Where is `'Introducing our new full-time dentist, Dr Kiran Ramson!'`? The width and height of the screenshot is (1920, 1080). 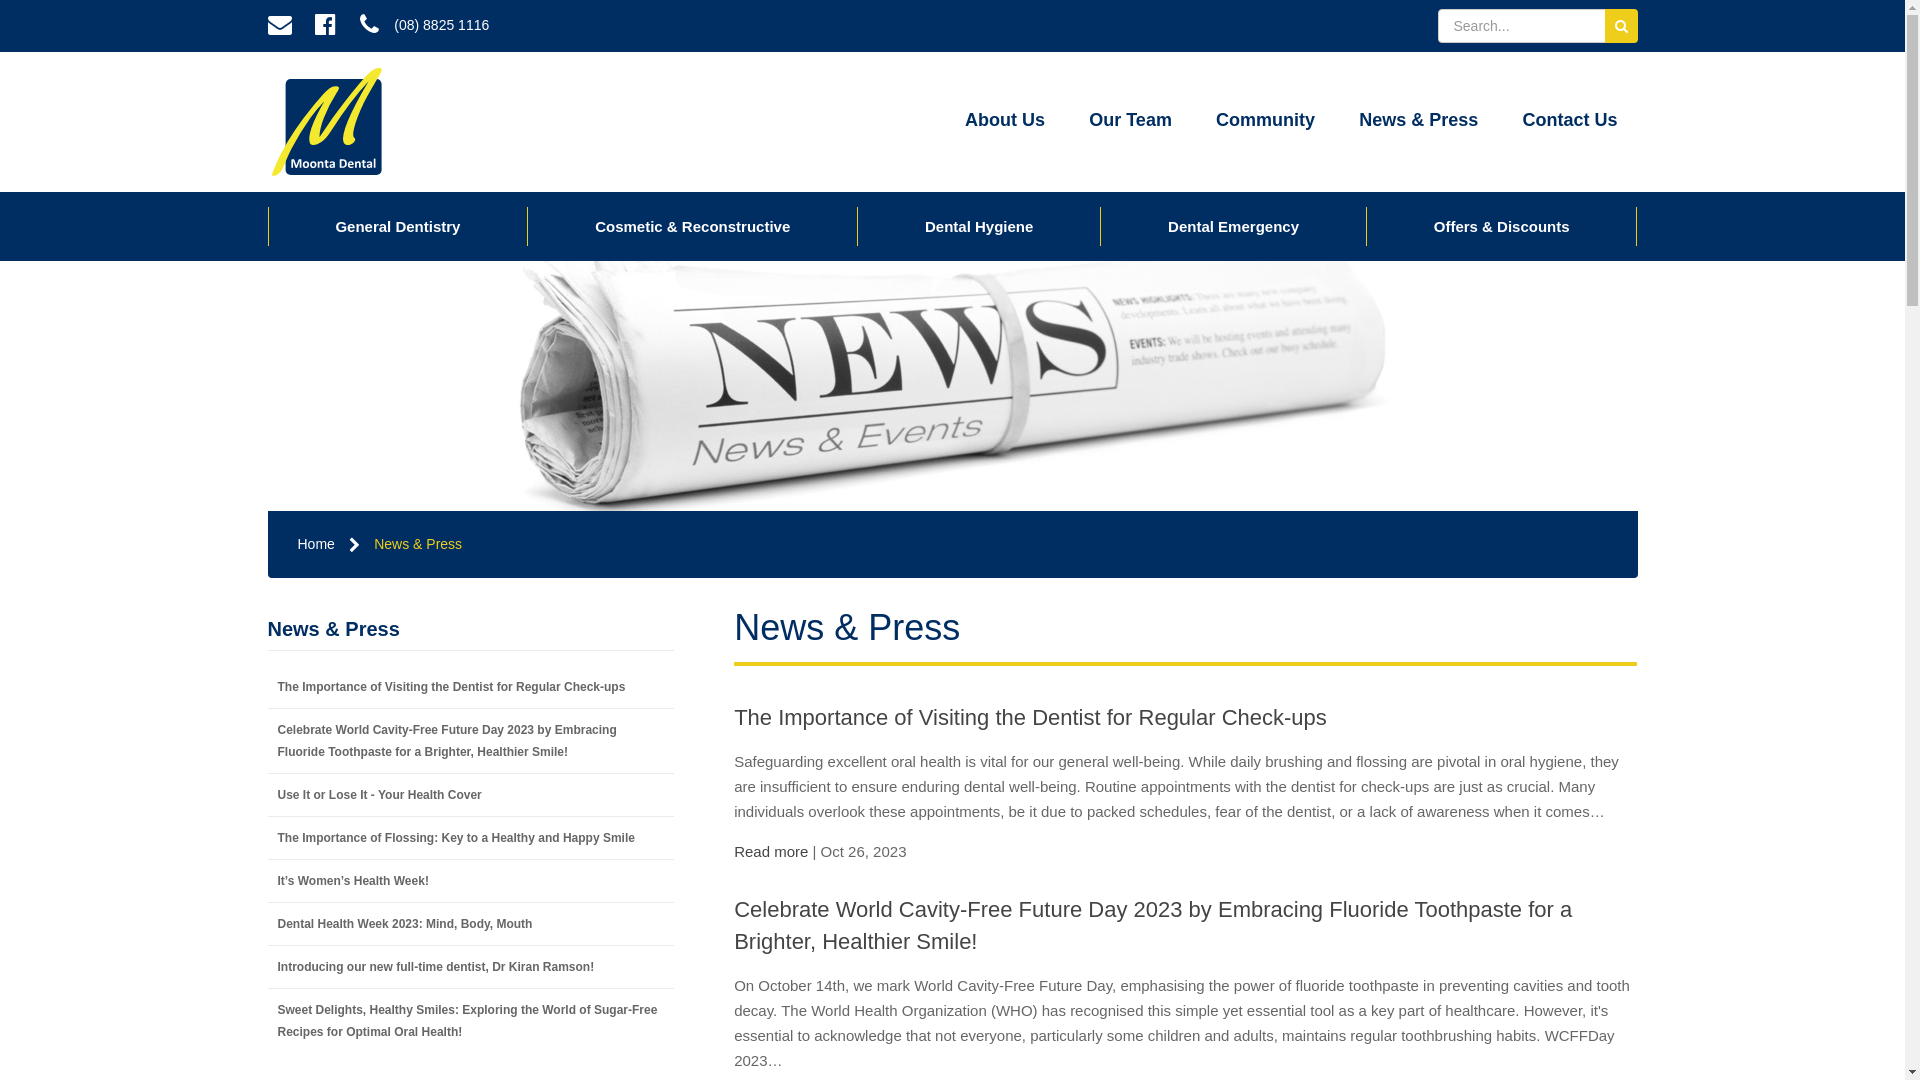
'Introducing our new full-time dentist, Dr Kiran Ramson!' is located at coordinates (470, 966).